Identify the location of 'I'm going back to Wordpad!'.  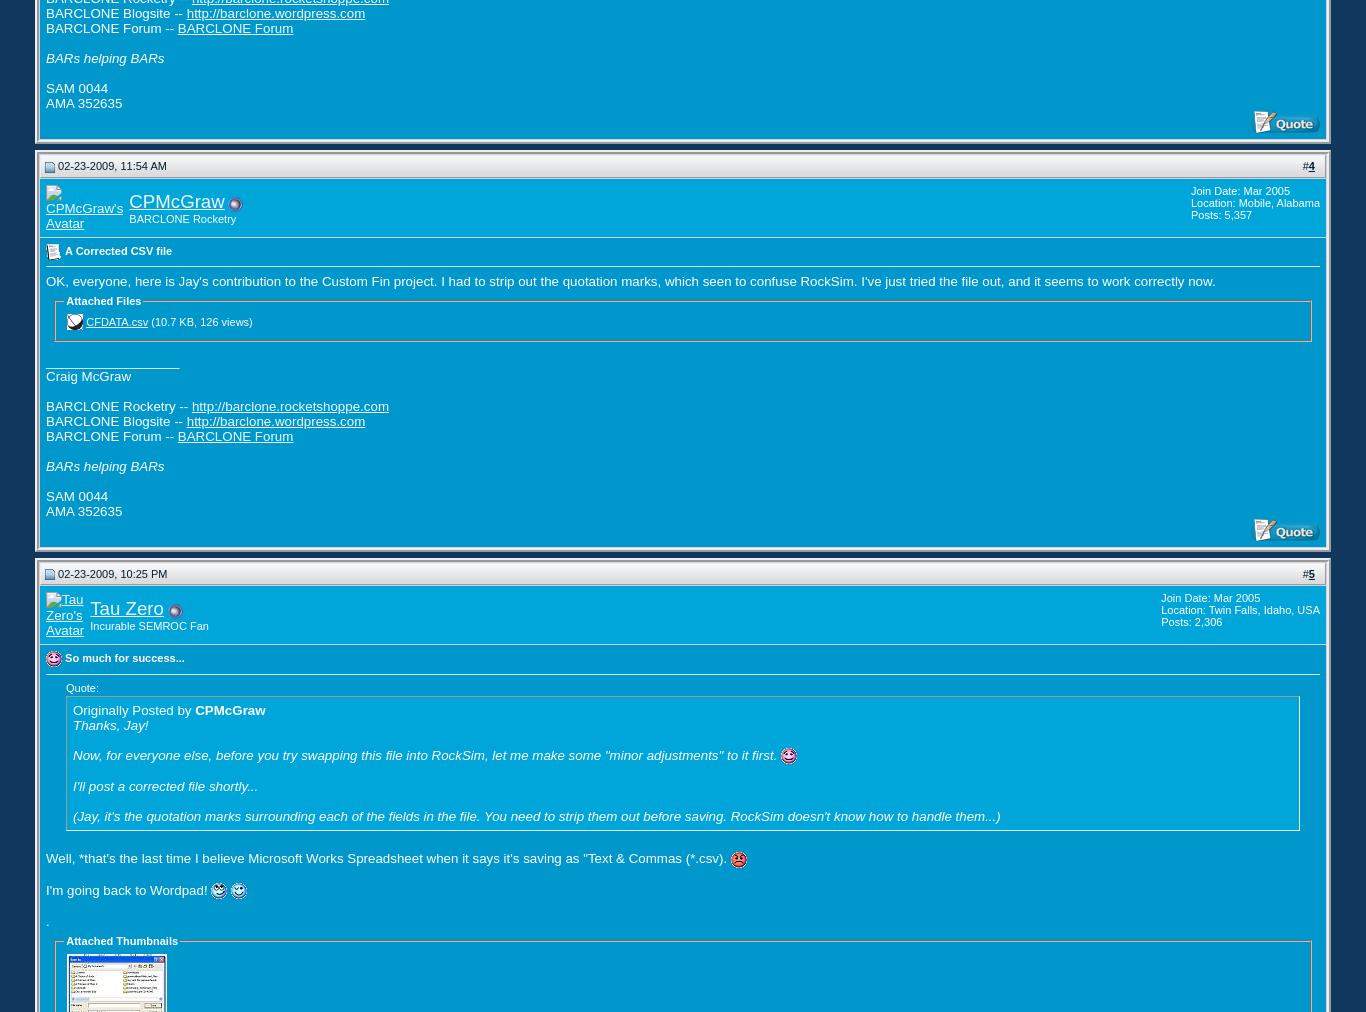
(46, 889).